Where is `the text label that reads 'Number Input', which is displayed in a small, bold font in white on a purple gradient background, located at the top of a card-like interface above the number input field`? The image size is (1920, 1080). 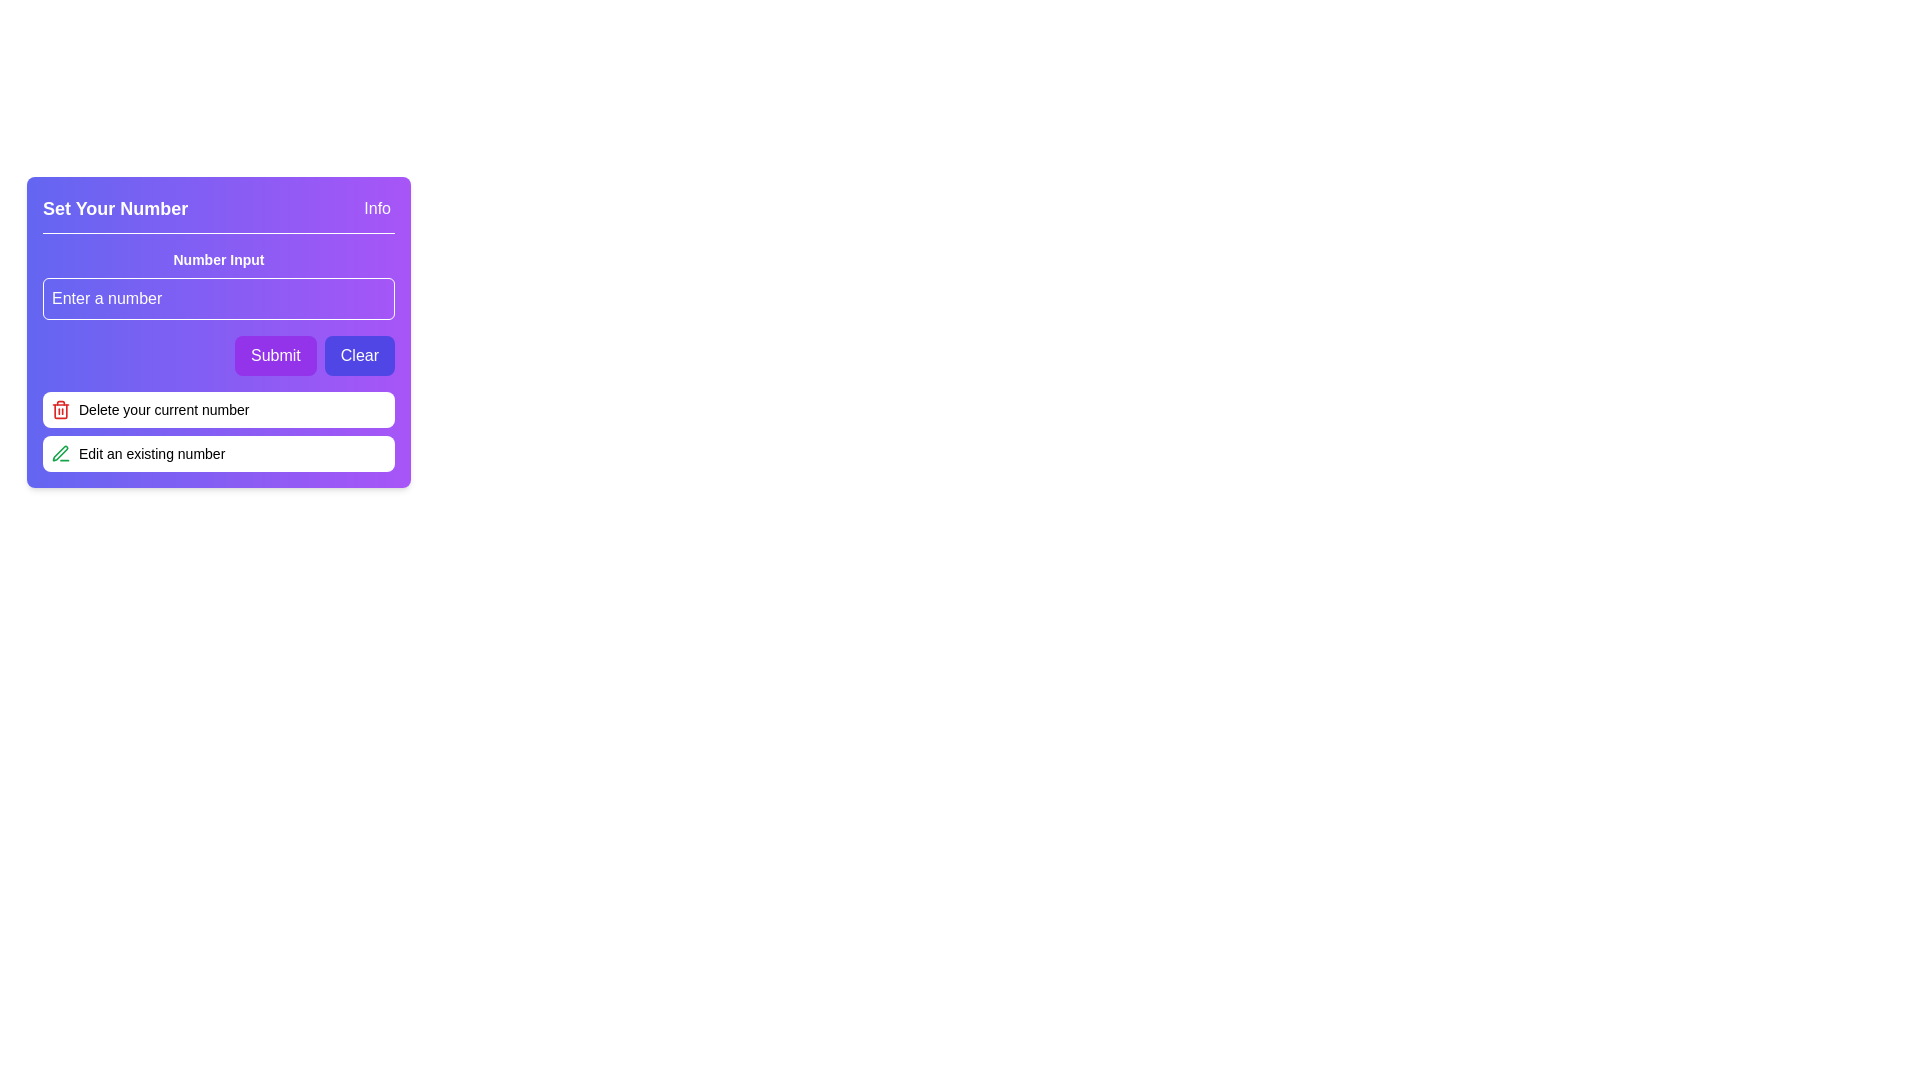 the text label that reads 'Number Input', which is displayed in a small, bold font in white on a purple gradient background, located at the top of a card-like interface above the number input field is located at coordinates (219, 258).